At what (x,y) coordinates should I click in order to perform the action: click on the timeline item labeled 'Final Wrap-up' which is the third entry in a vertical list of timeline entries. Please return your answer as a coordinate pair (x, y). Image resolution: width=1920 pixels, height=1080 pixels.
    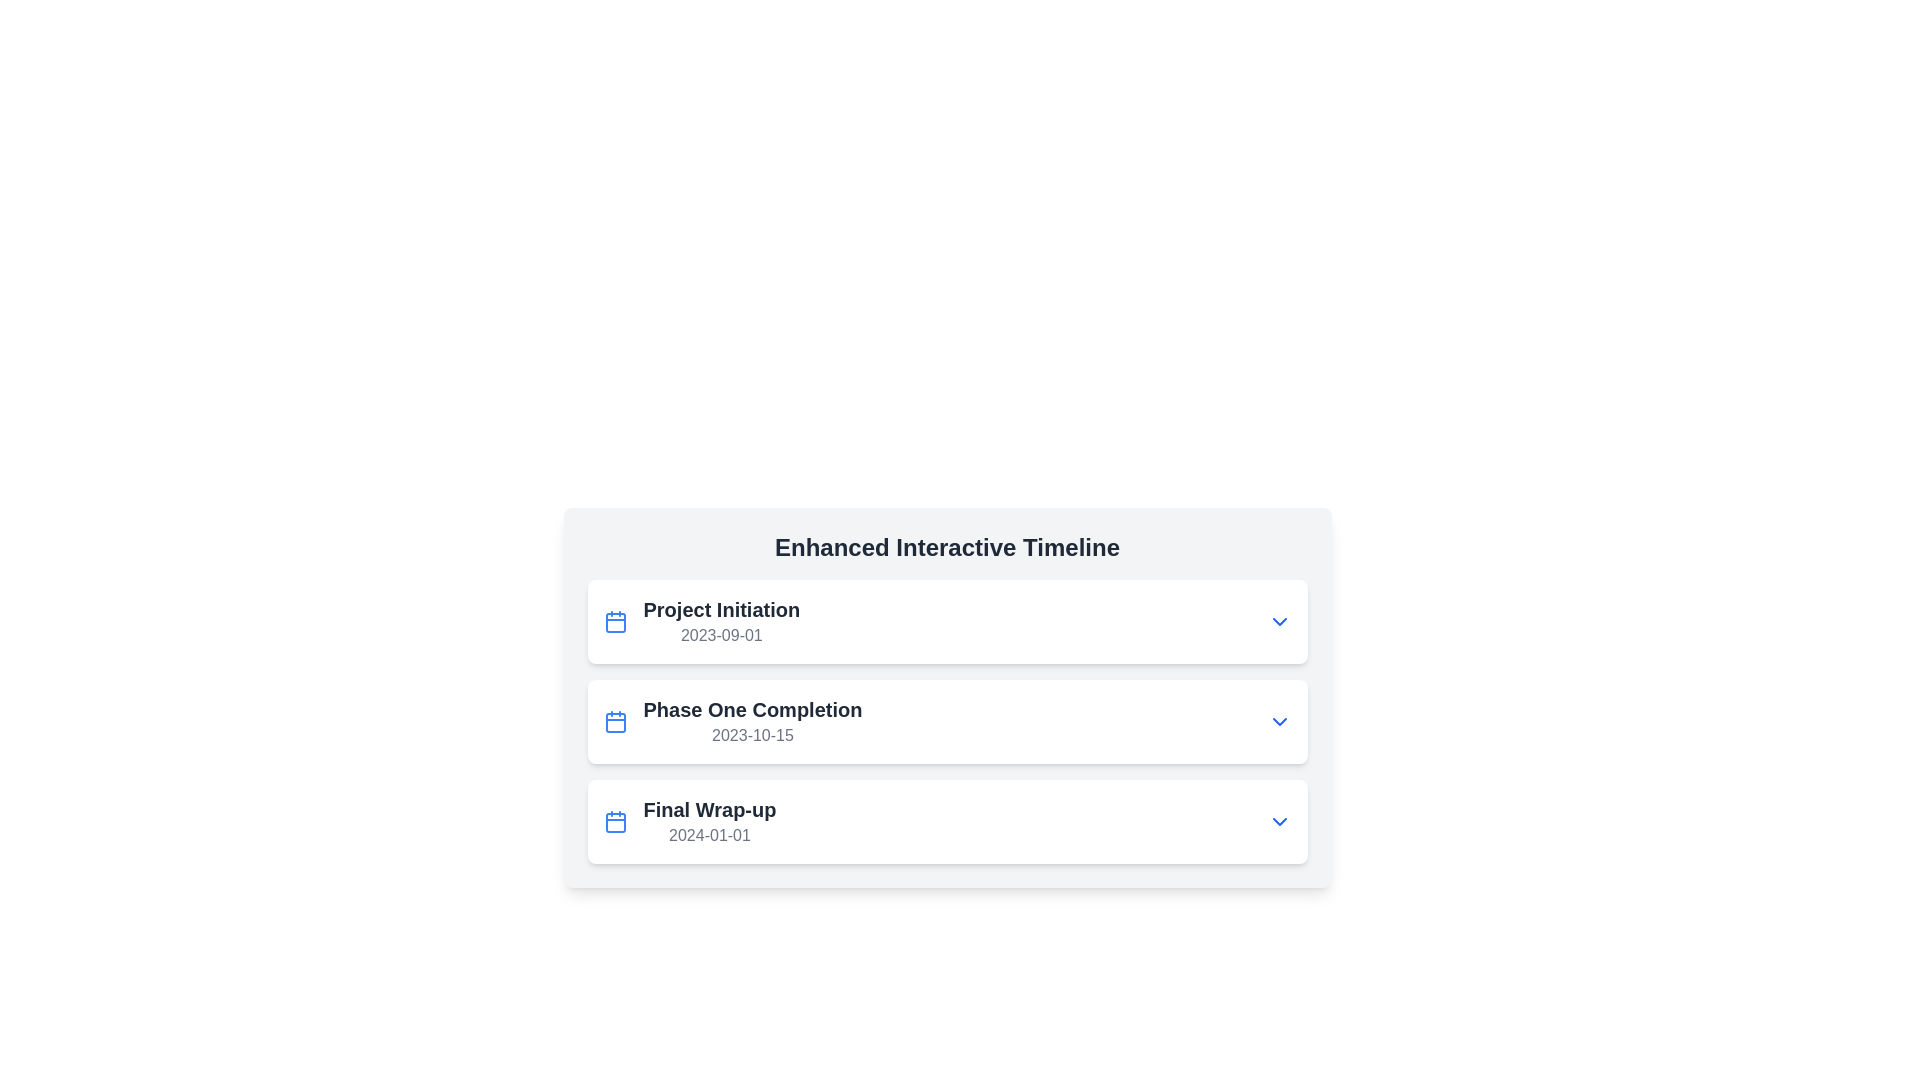
    Looking at the image, I should click on (710, 821).